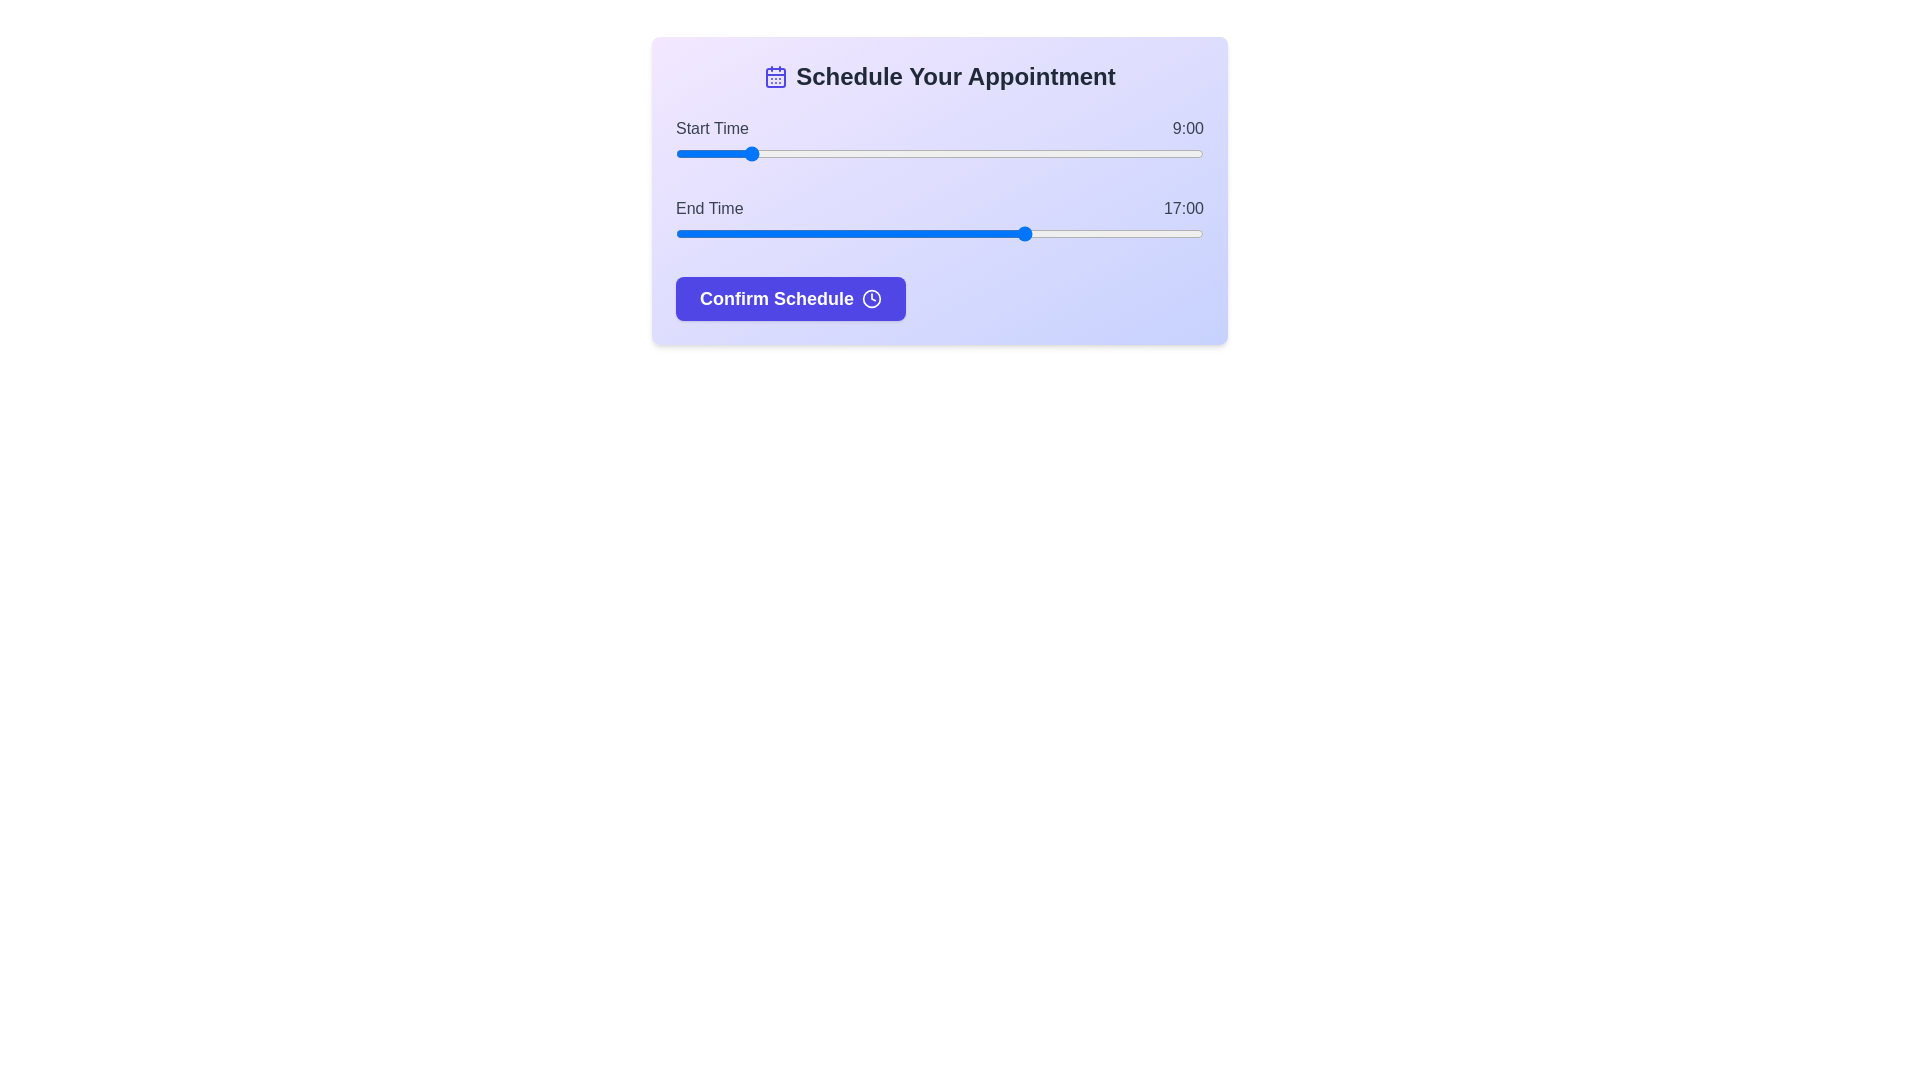 Image resolution: width=1920 pixels, height=1080 pixels. What do you see at coordinates (676, 233) in the screenshot?
I see `the end time slider to 7 hours` at bounding box center [676, 233].